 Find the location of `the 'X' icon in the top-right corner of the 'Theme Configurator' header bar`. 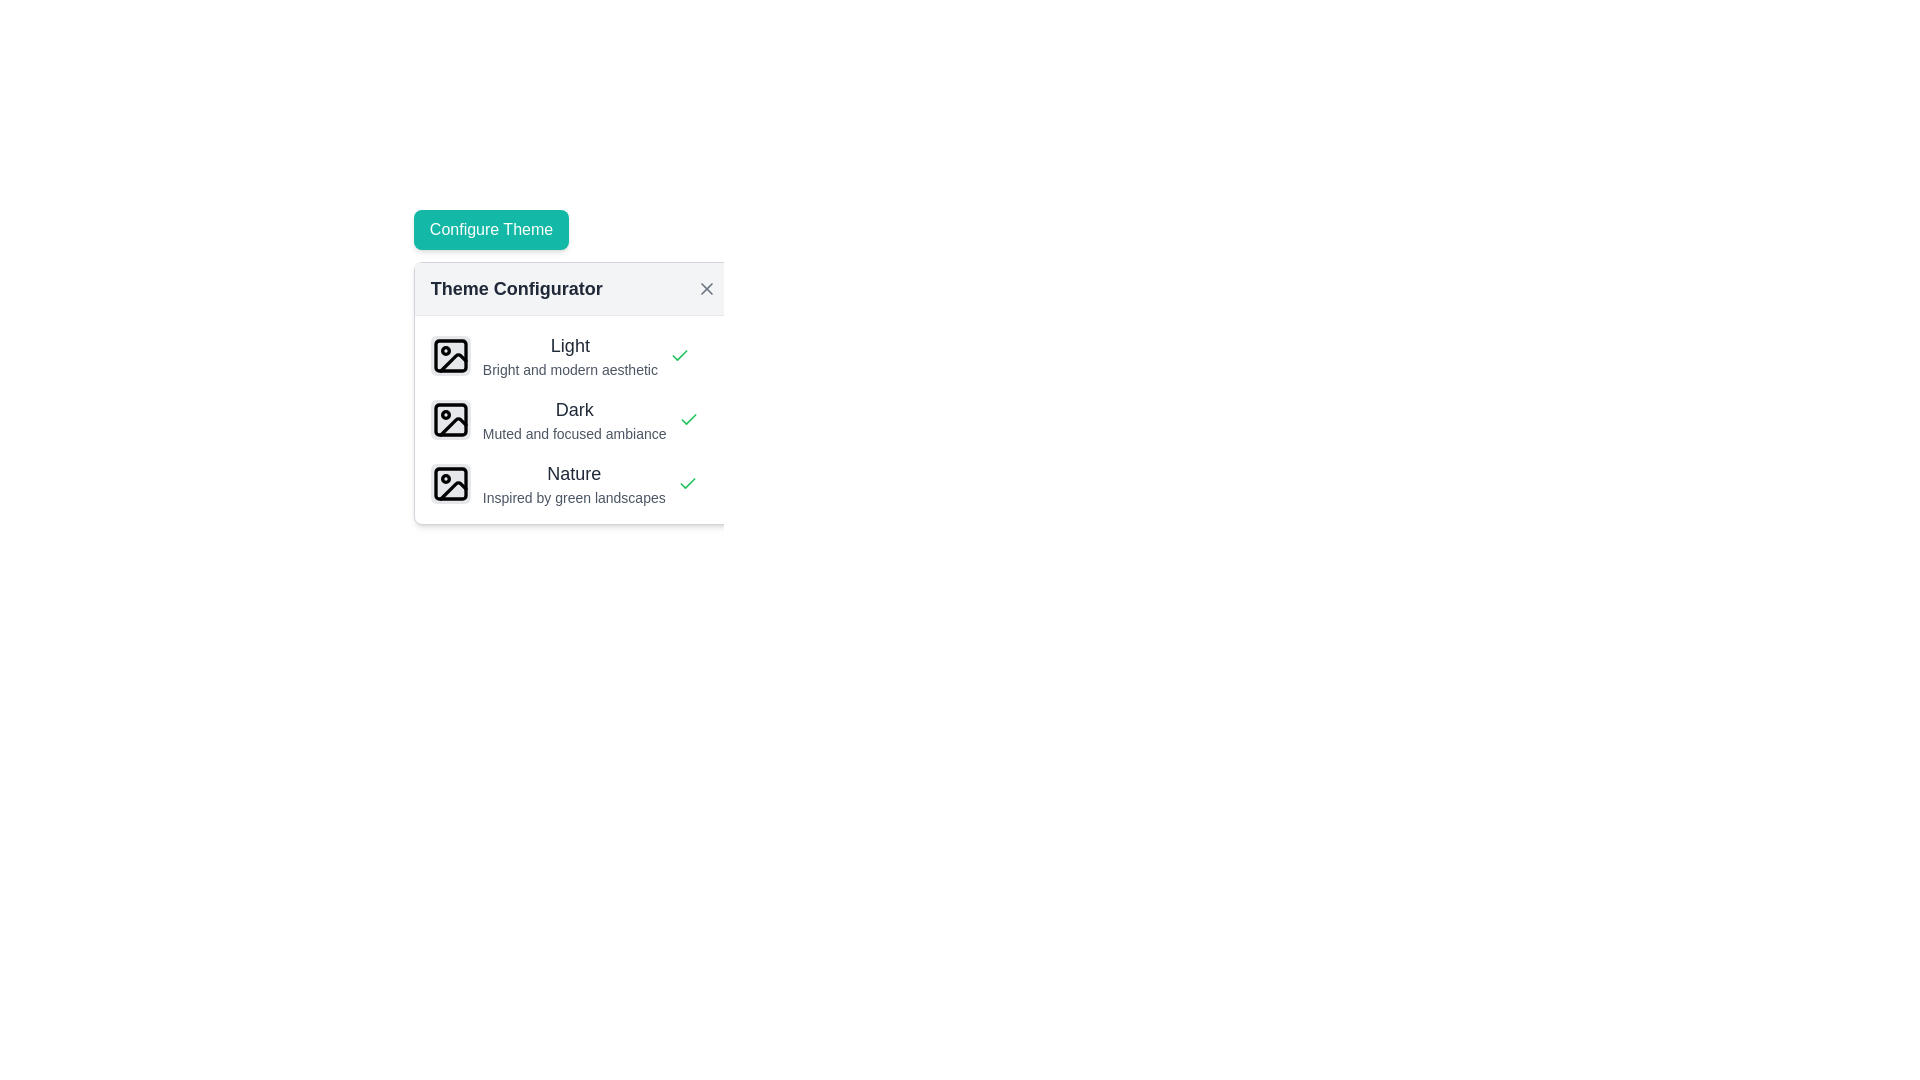

the 'X' icon in the top-right corner of the 'Theme Configurator' header bar is located at coordinates (706, 289).